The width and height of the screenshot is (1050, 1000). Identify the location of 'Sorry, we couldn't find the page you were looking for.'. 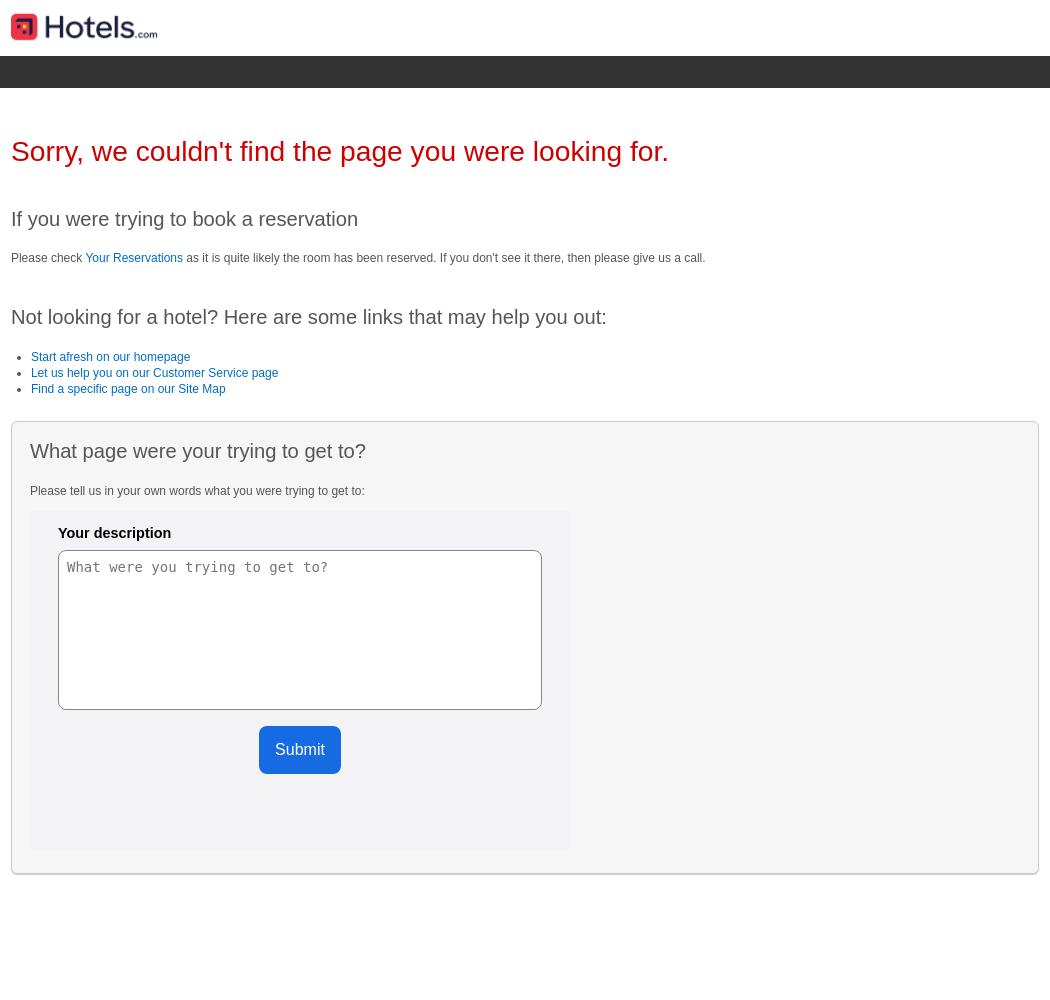
(9, 151).